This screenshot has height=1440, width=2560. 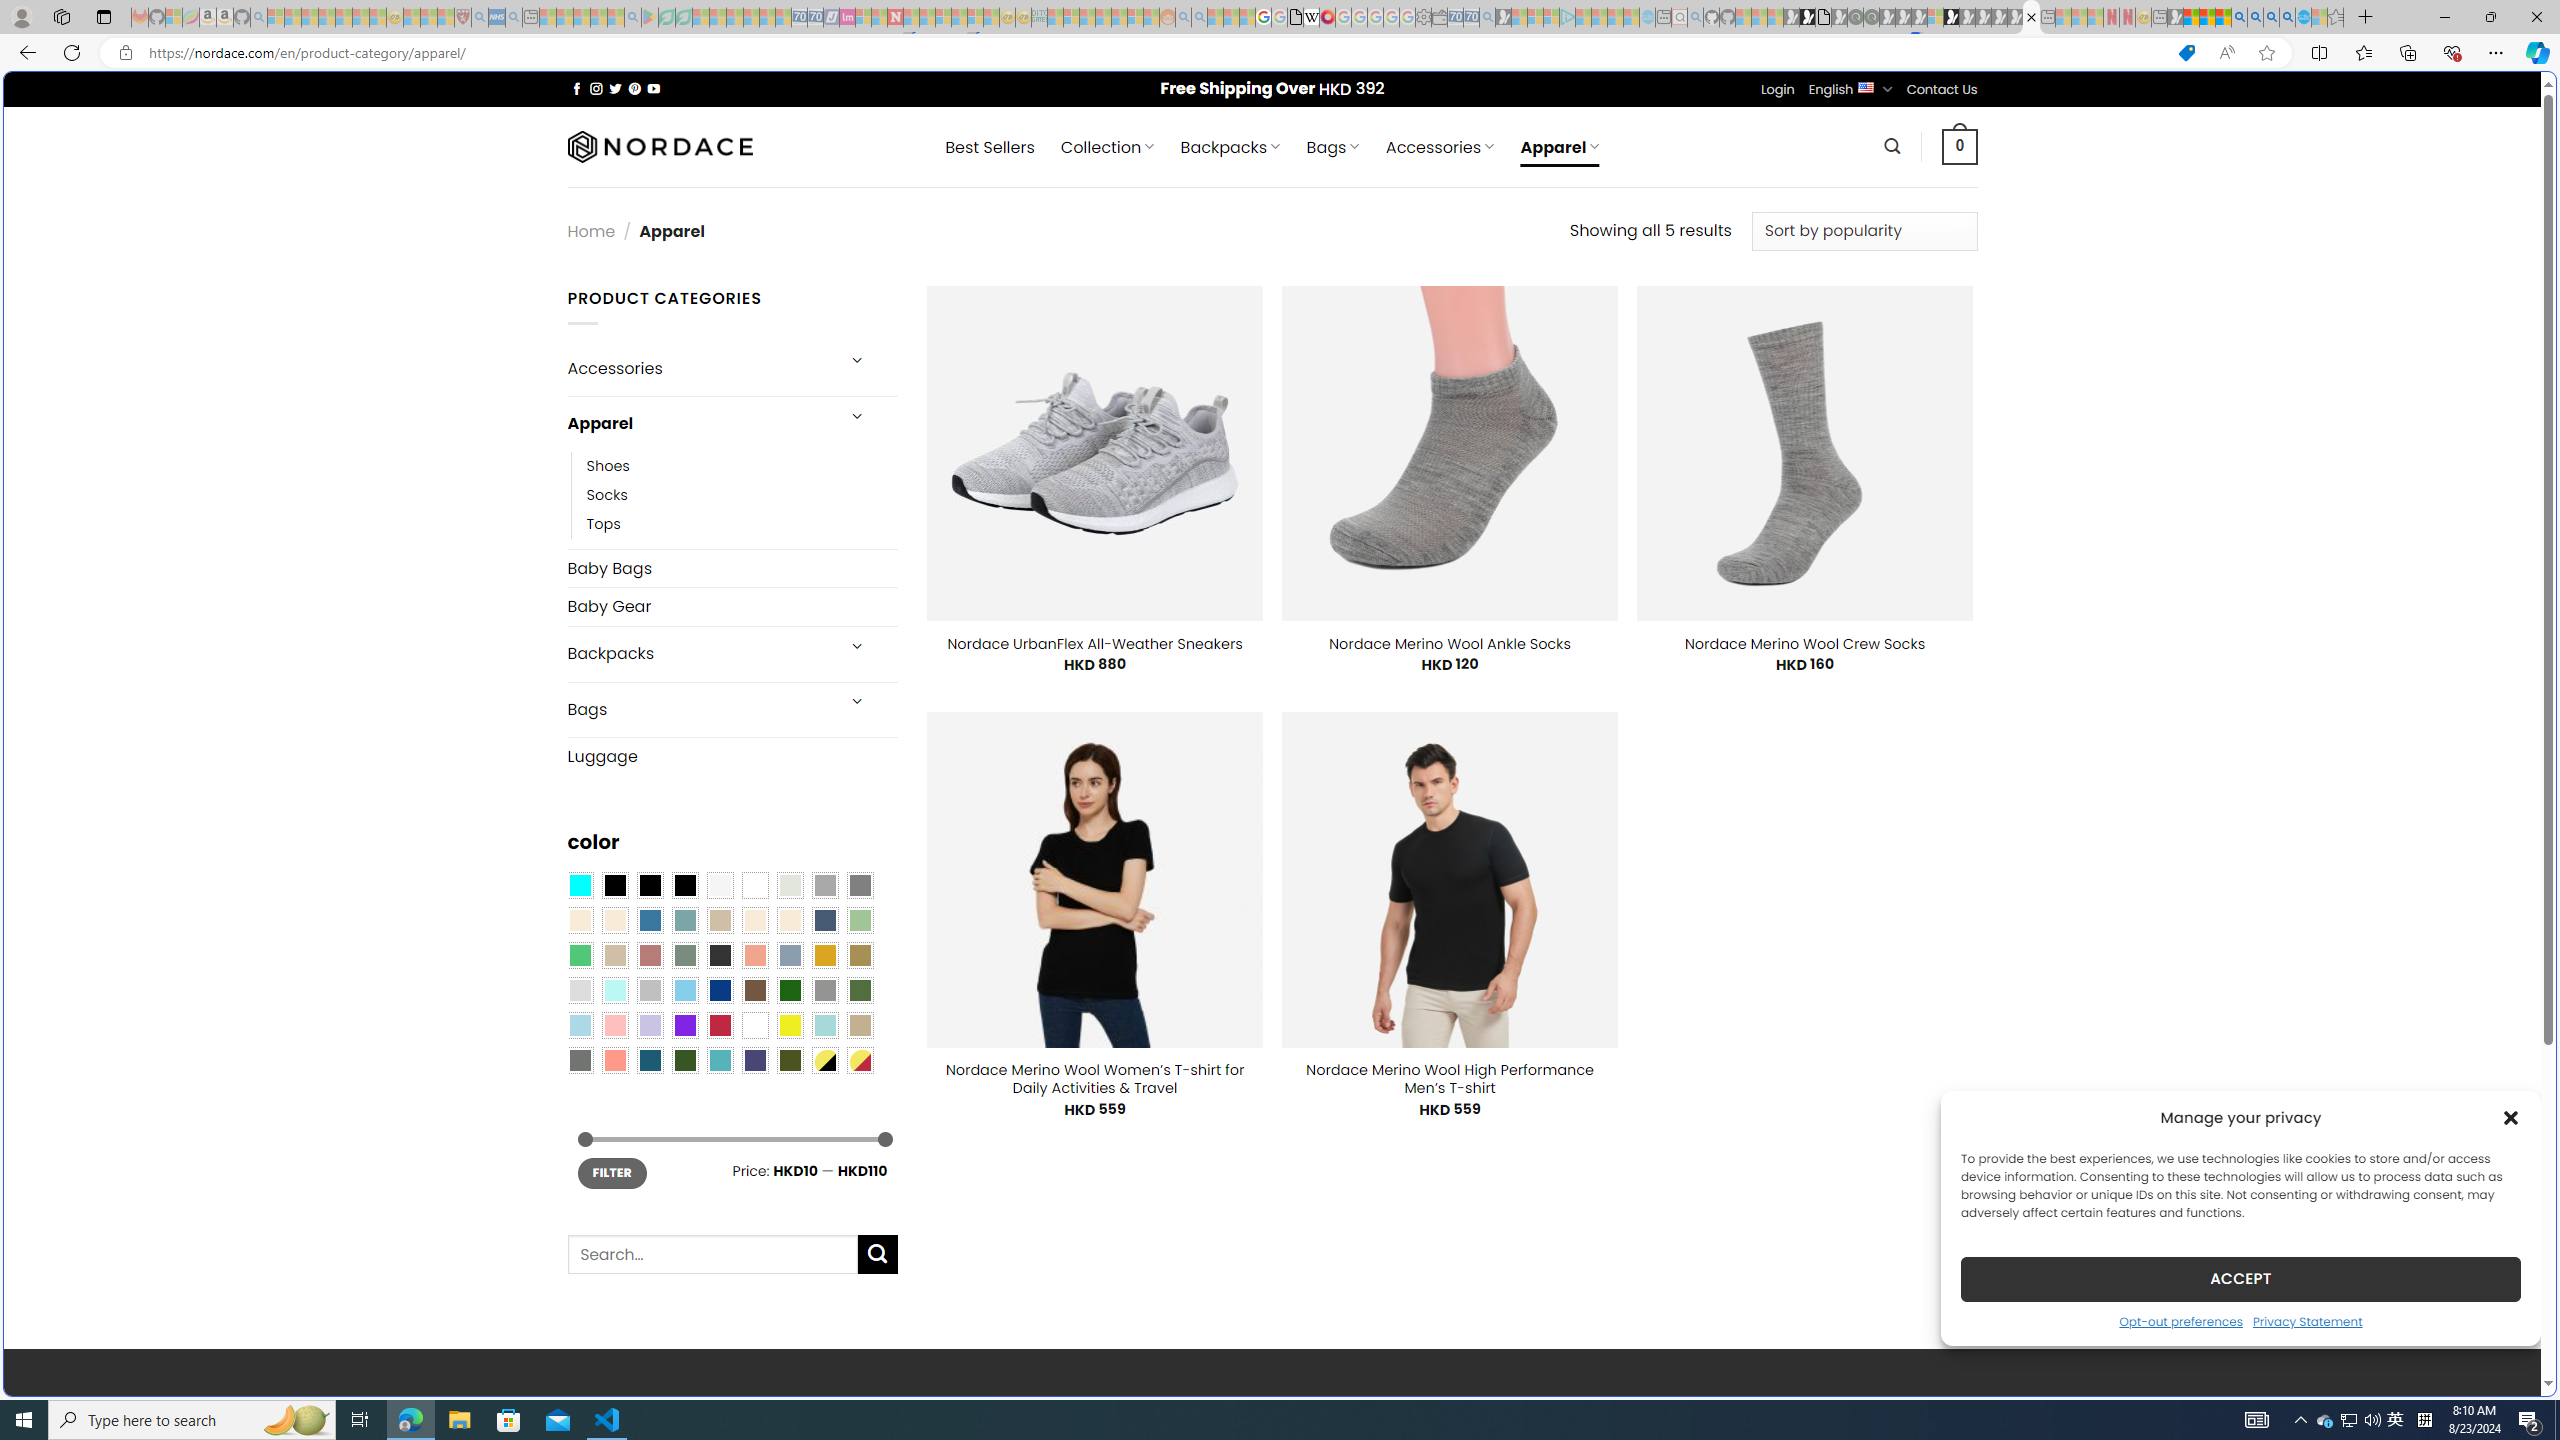 I want to click on 'Local - MSN - Sleeping', so click(x=445, y=16).